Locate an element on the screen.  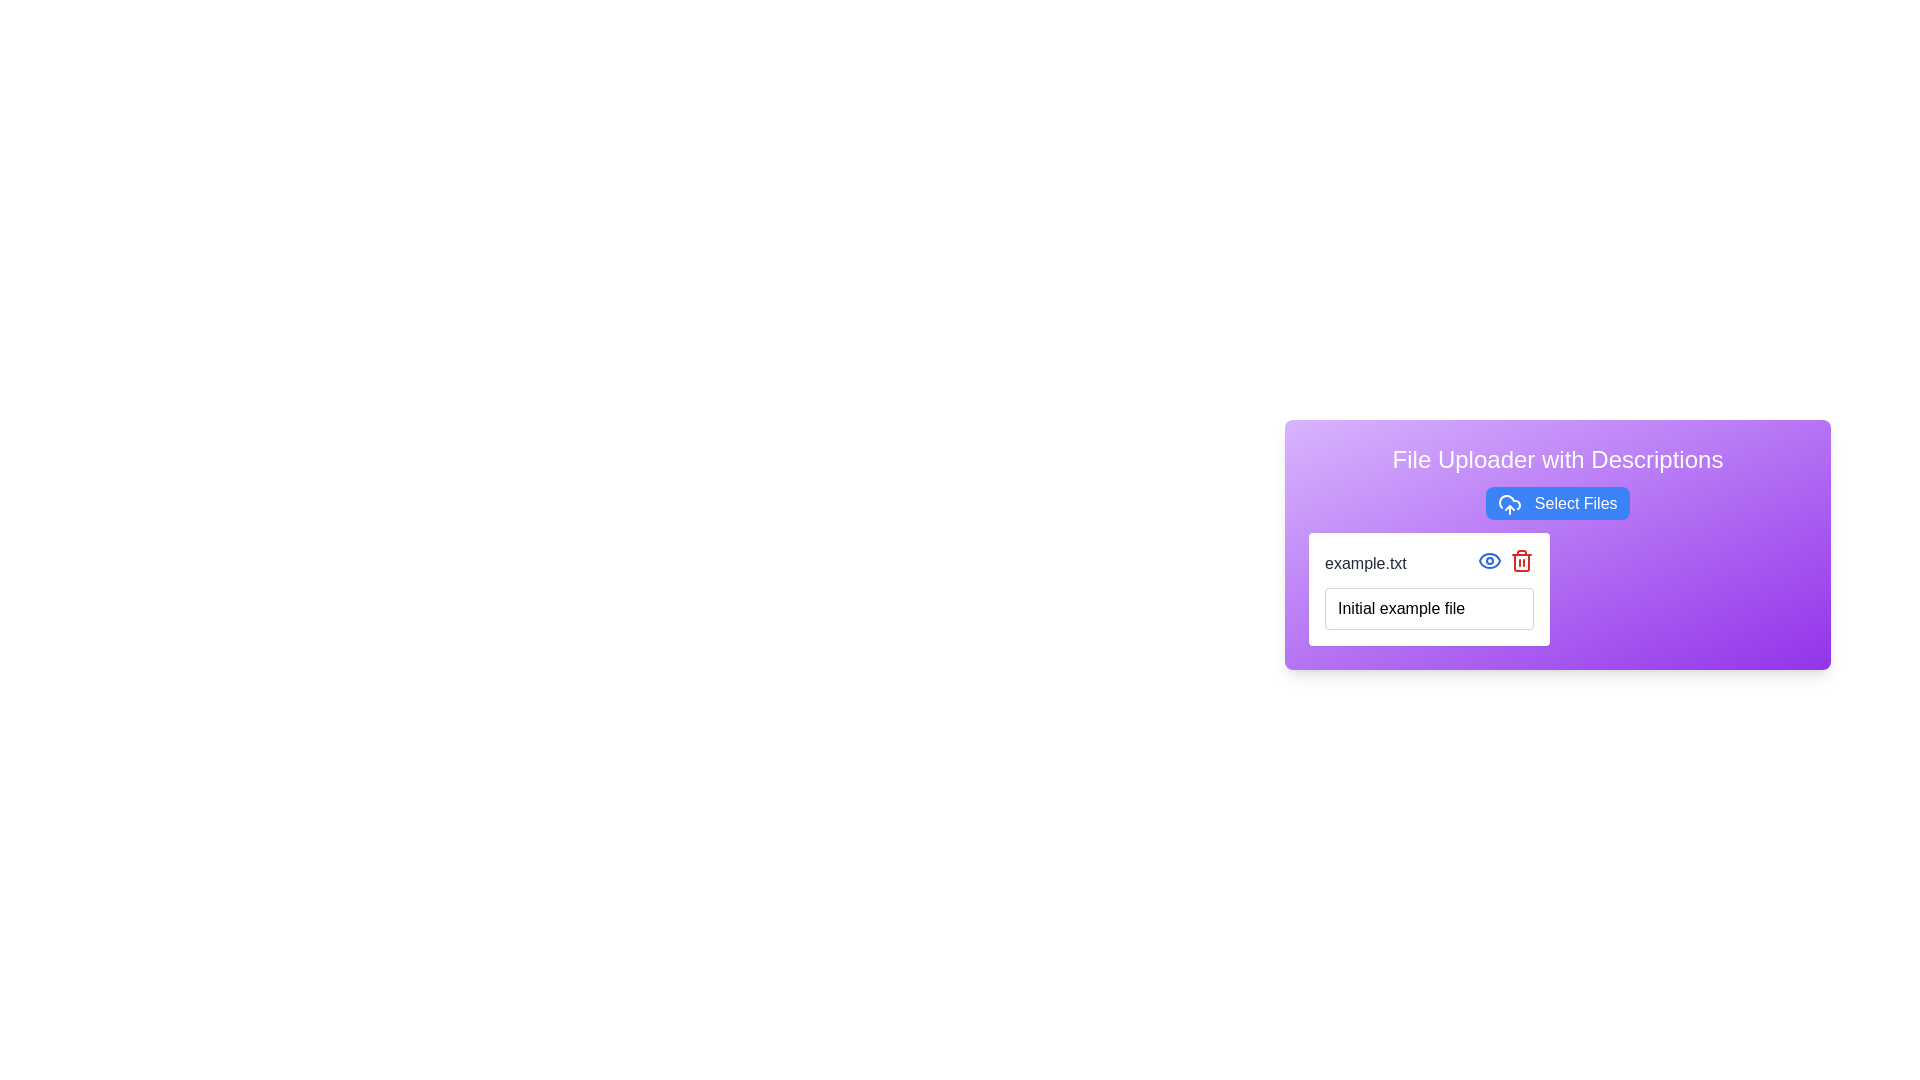
the 'Select Files' button, which is styled with a blue background and white text is located at coordinates (1557, 503).